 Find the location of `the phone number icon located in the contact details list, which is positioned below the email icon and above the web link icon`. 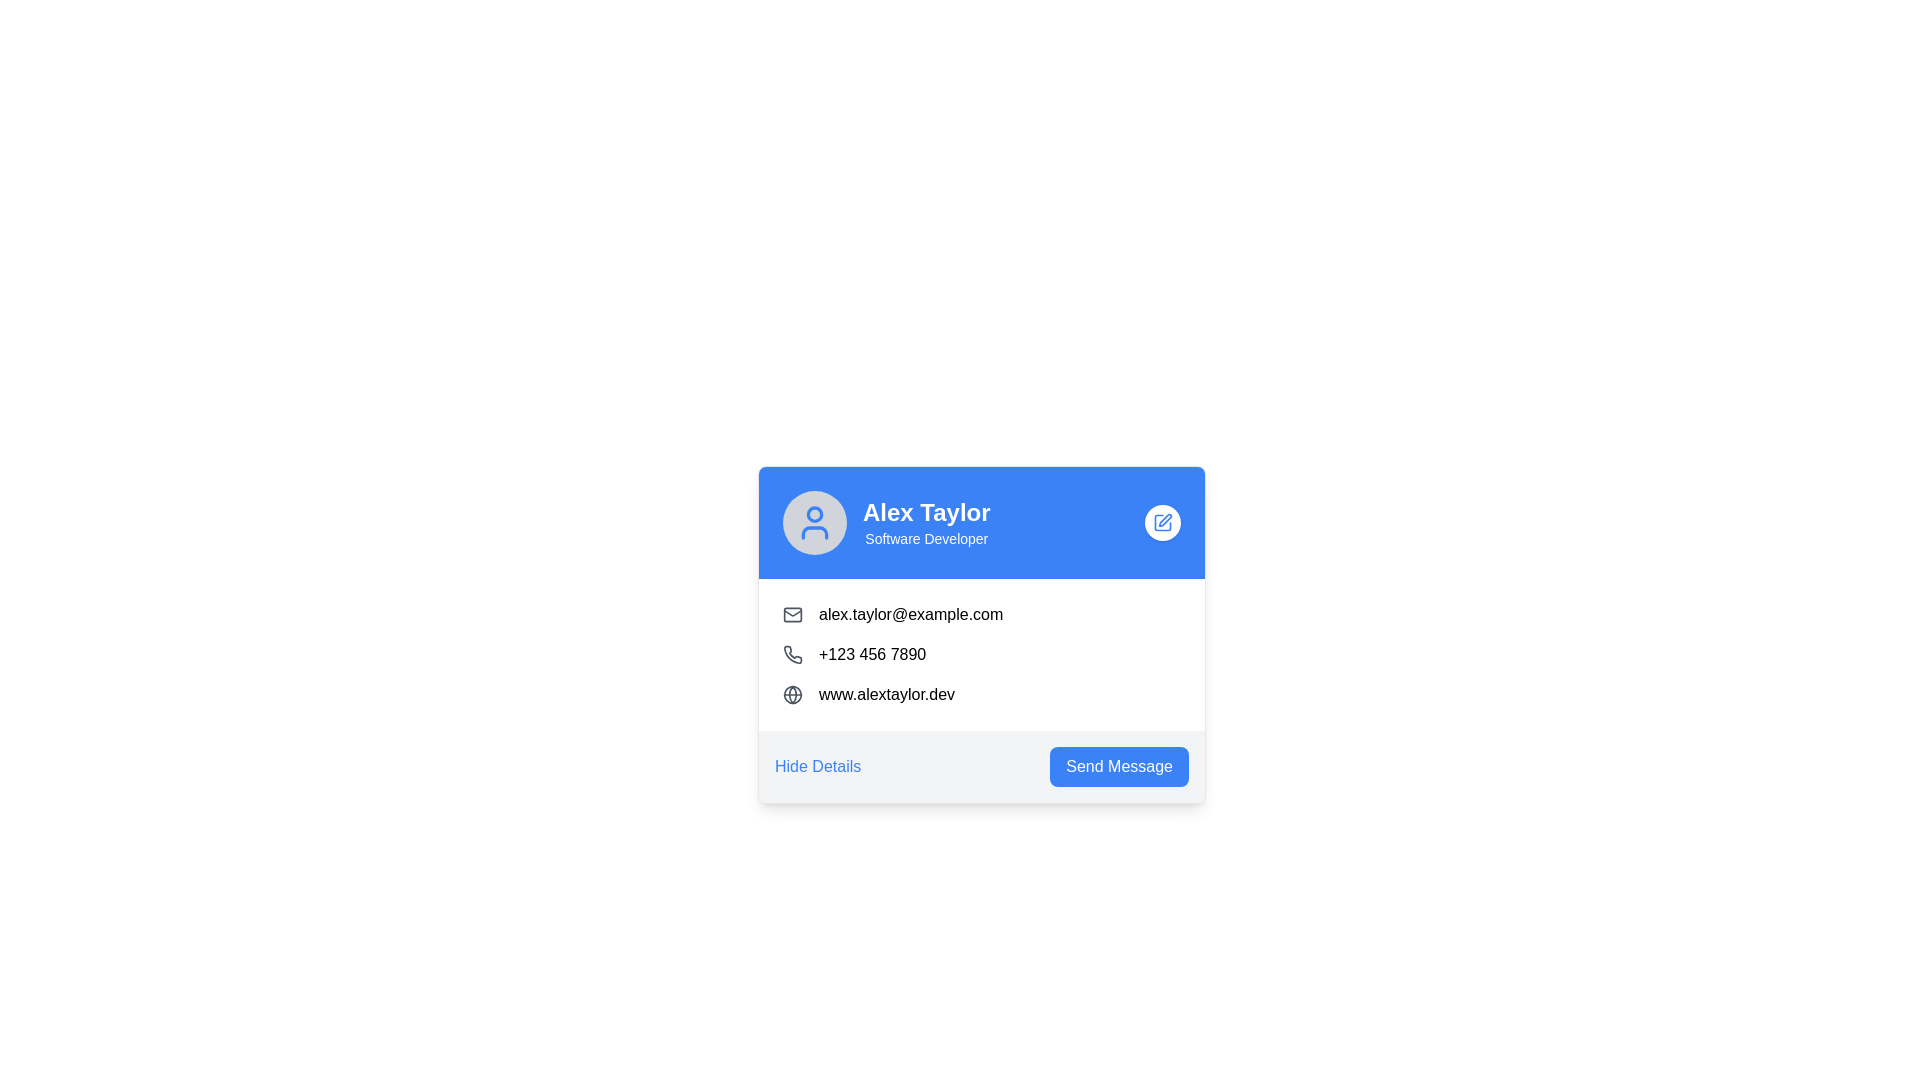

the phone number icon located in the contact details list, which is positioned below the email icon and above the web link icon is located at coordinates (791, 655).